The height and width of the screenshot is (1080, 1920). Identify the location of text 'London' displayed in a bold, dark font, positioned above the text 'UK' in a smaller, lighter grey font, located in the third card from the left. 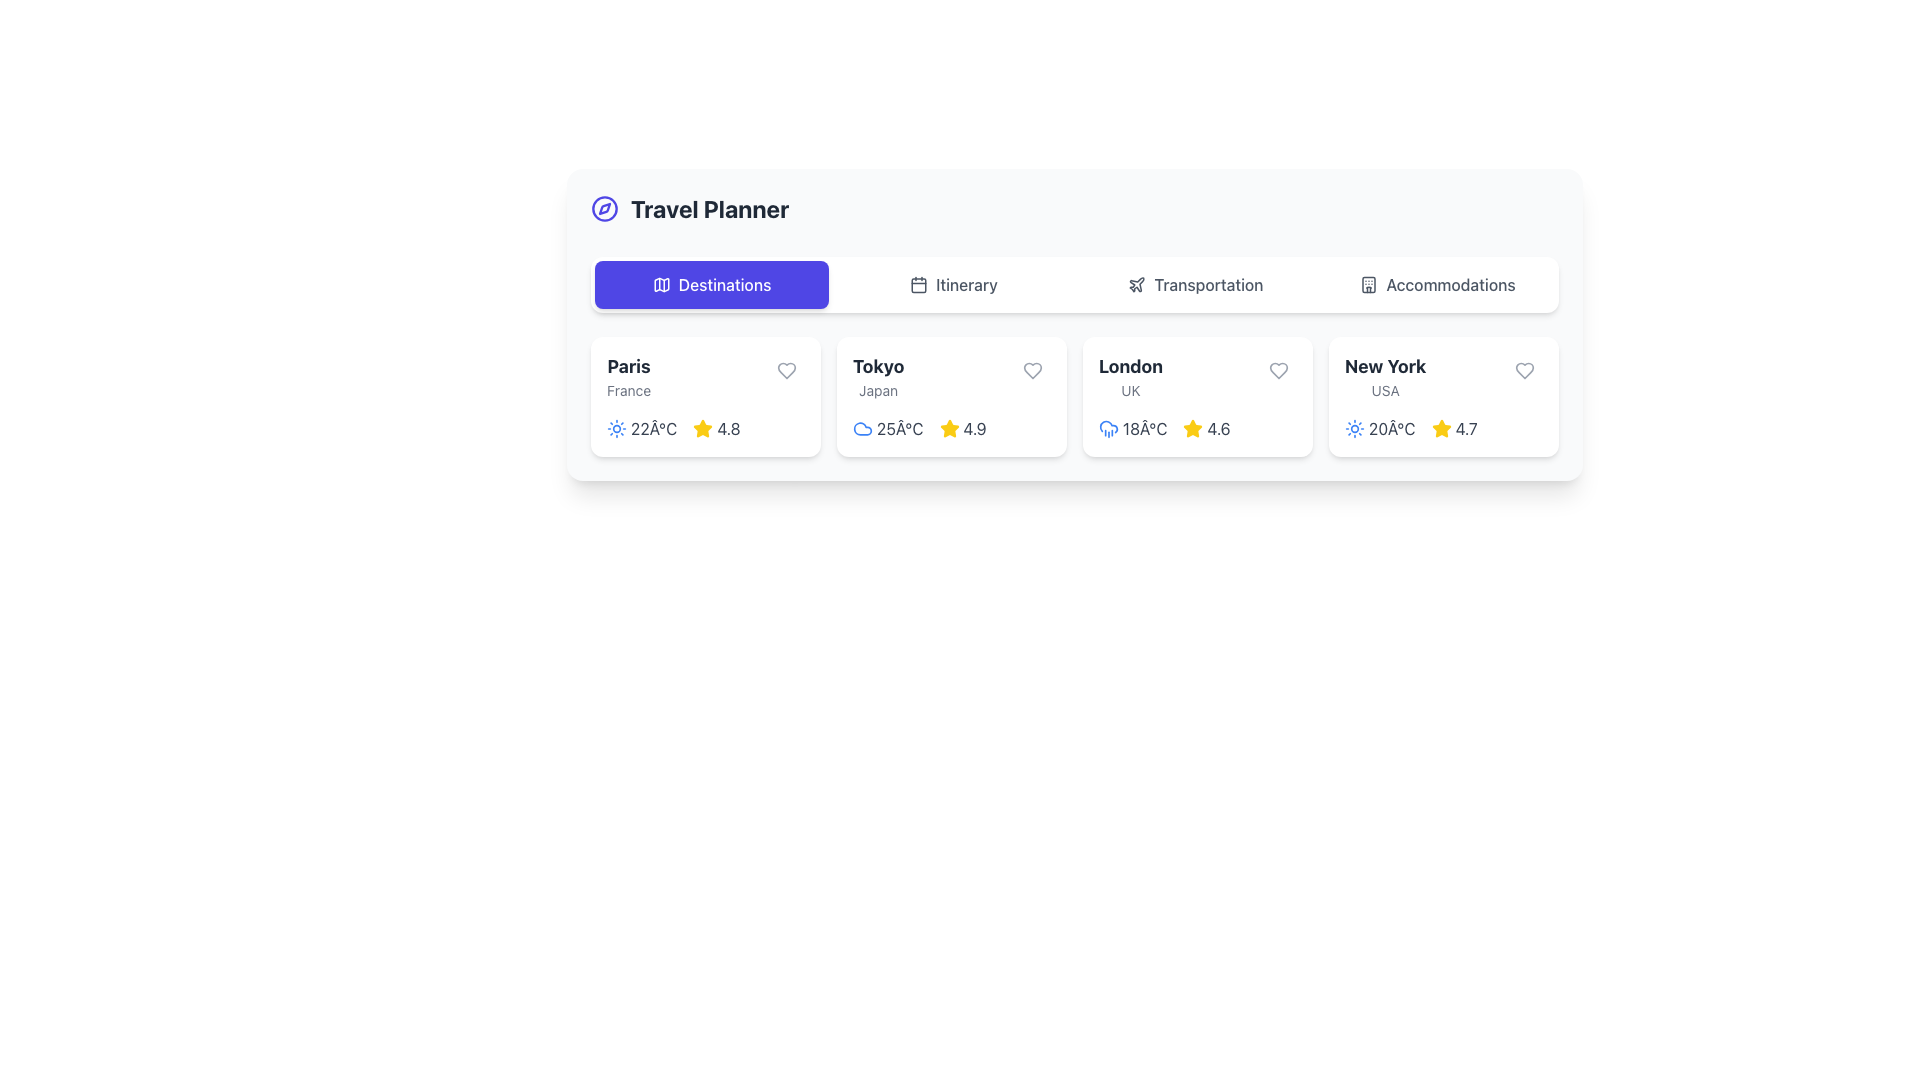
(1131, 377).